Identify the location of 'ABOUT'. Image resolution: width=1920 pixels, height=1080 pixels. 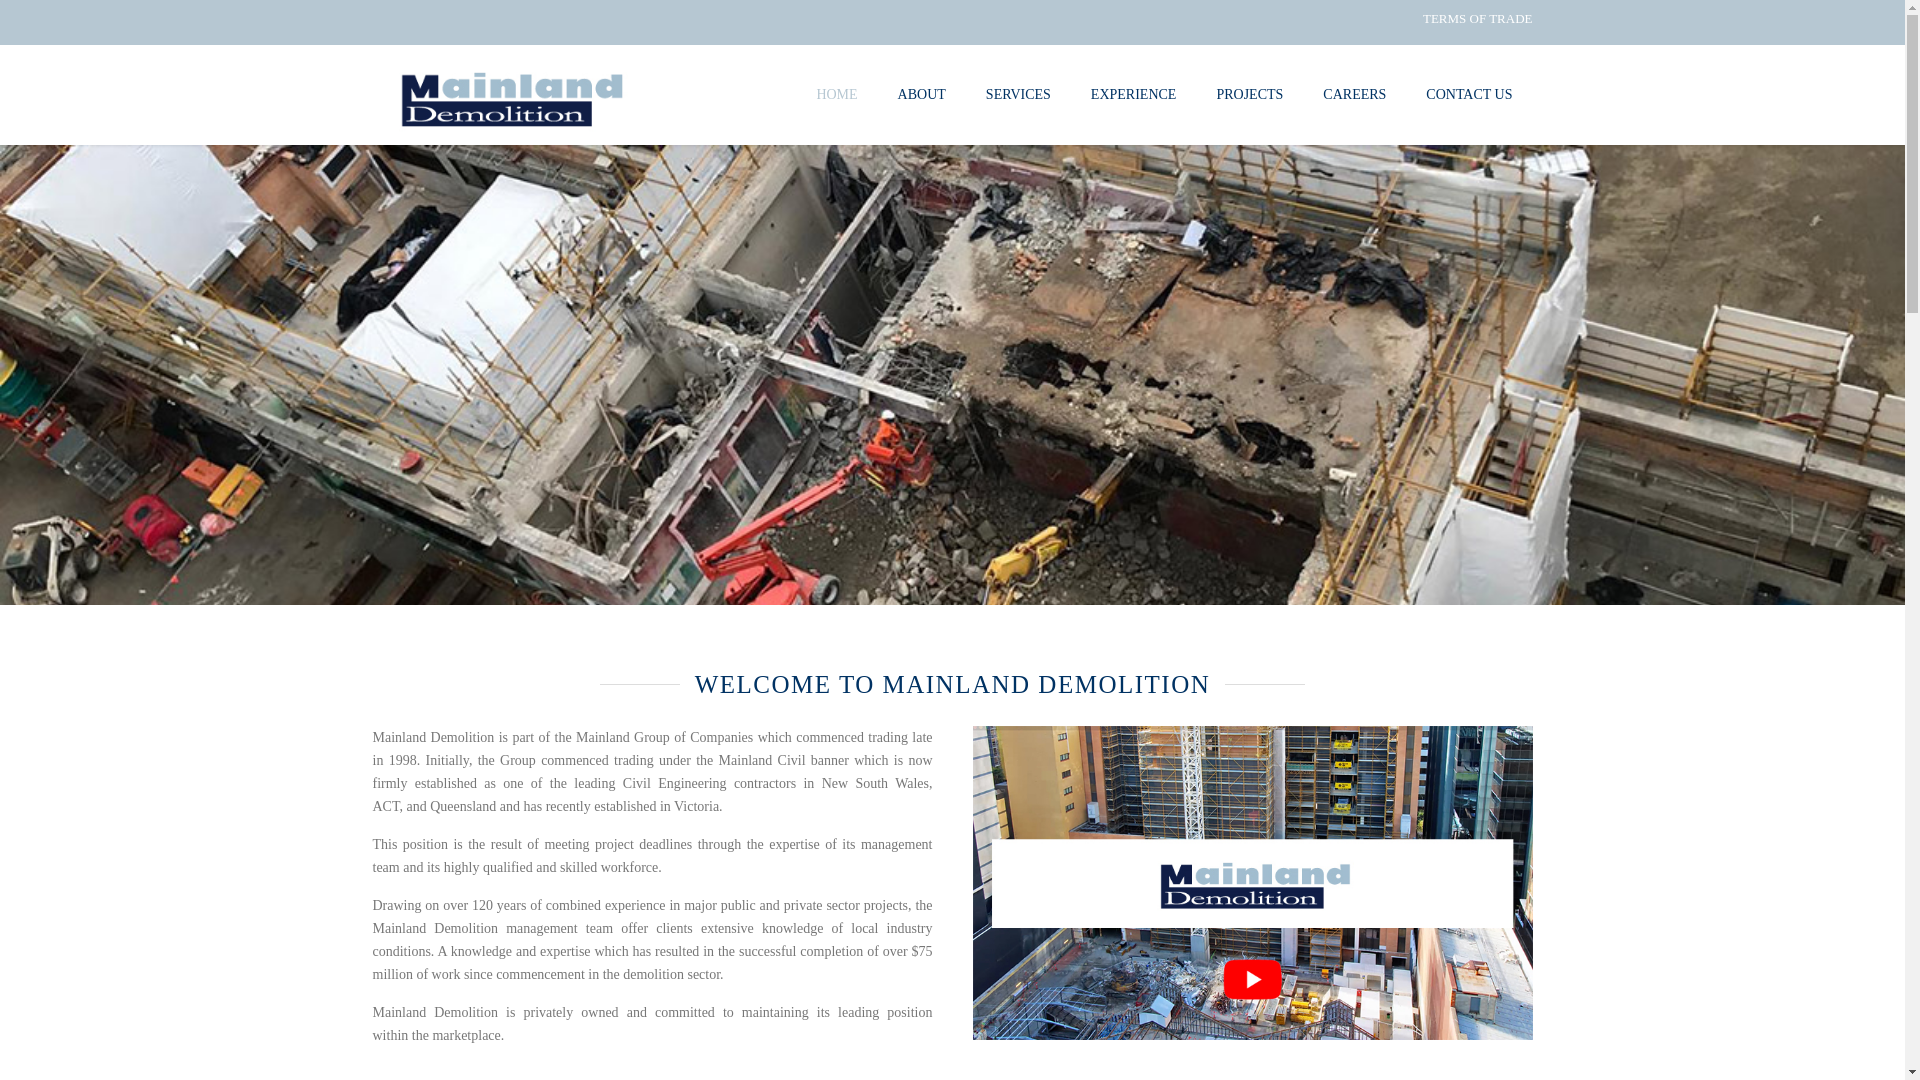
(896, 94).